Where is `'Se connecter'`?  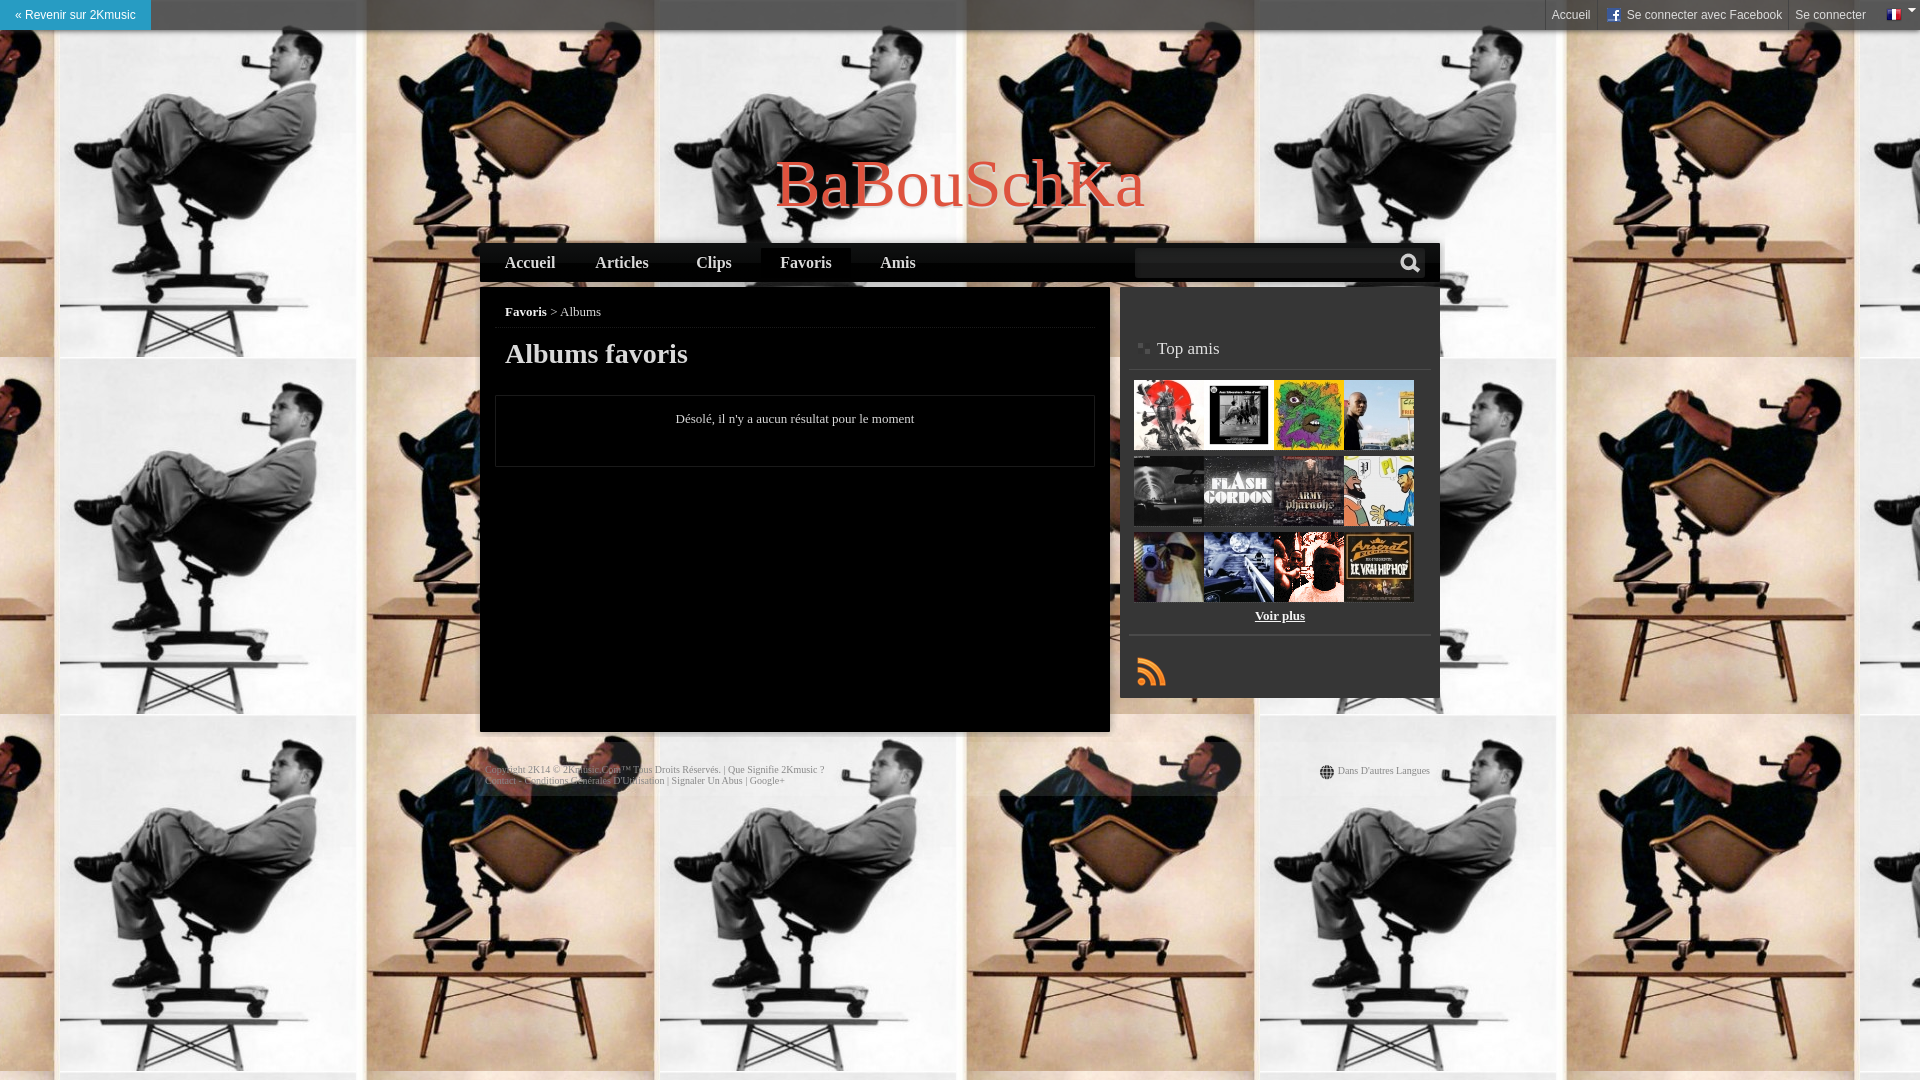 'Se connecter' is located at coordinates (1830, 15).